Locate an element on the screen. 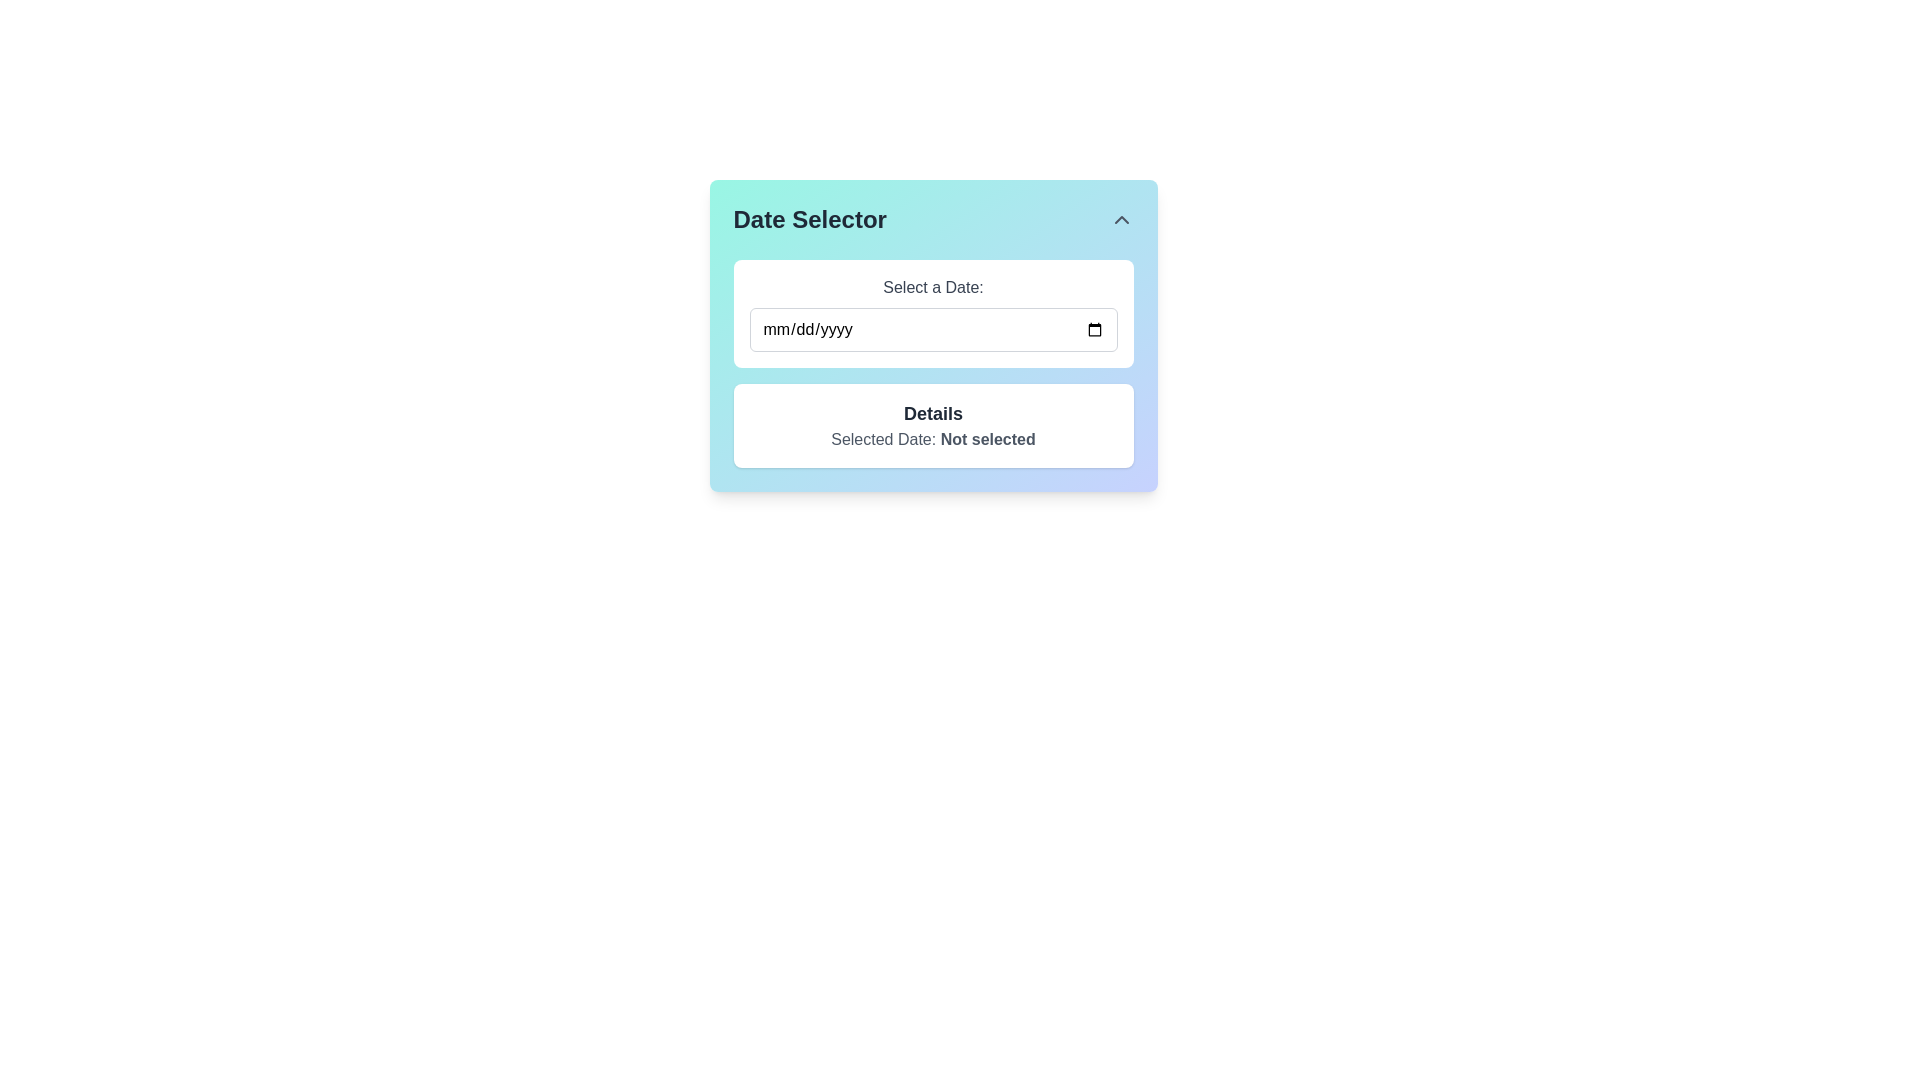 The width and height of the screenshot is (1920, 1080). the upward-pointing gray triangular button located at the top-right section of the 'Date Selector' widget is located at coordinates (1121, 219).